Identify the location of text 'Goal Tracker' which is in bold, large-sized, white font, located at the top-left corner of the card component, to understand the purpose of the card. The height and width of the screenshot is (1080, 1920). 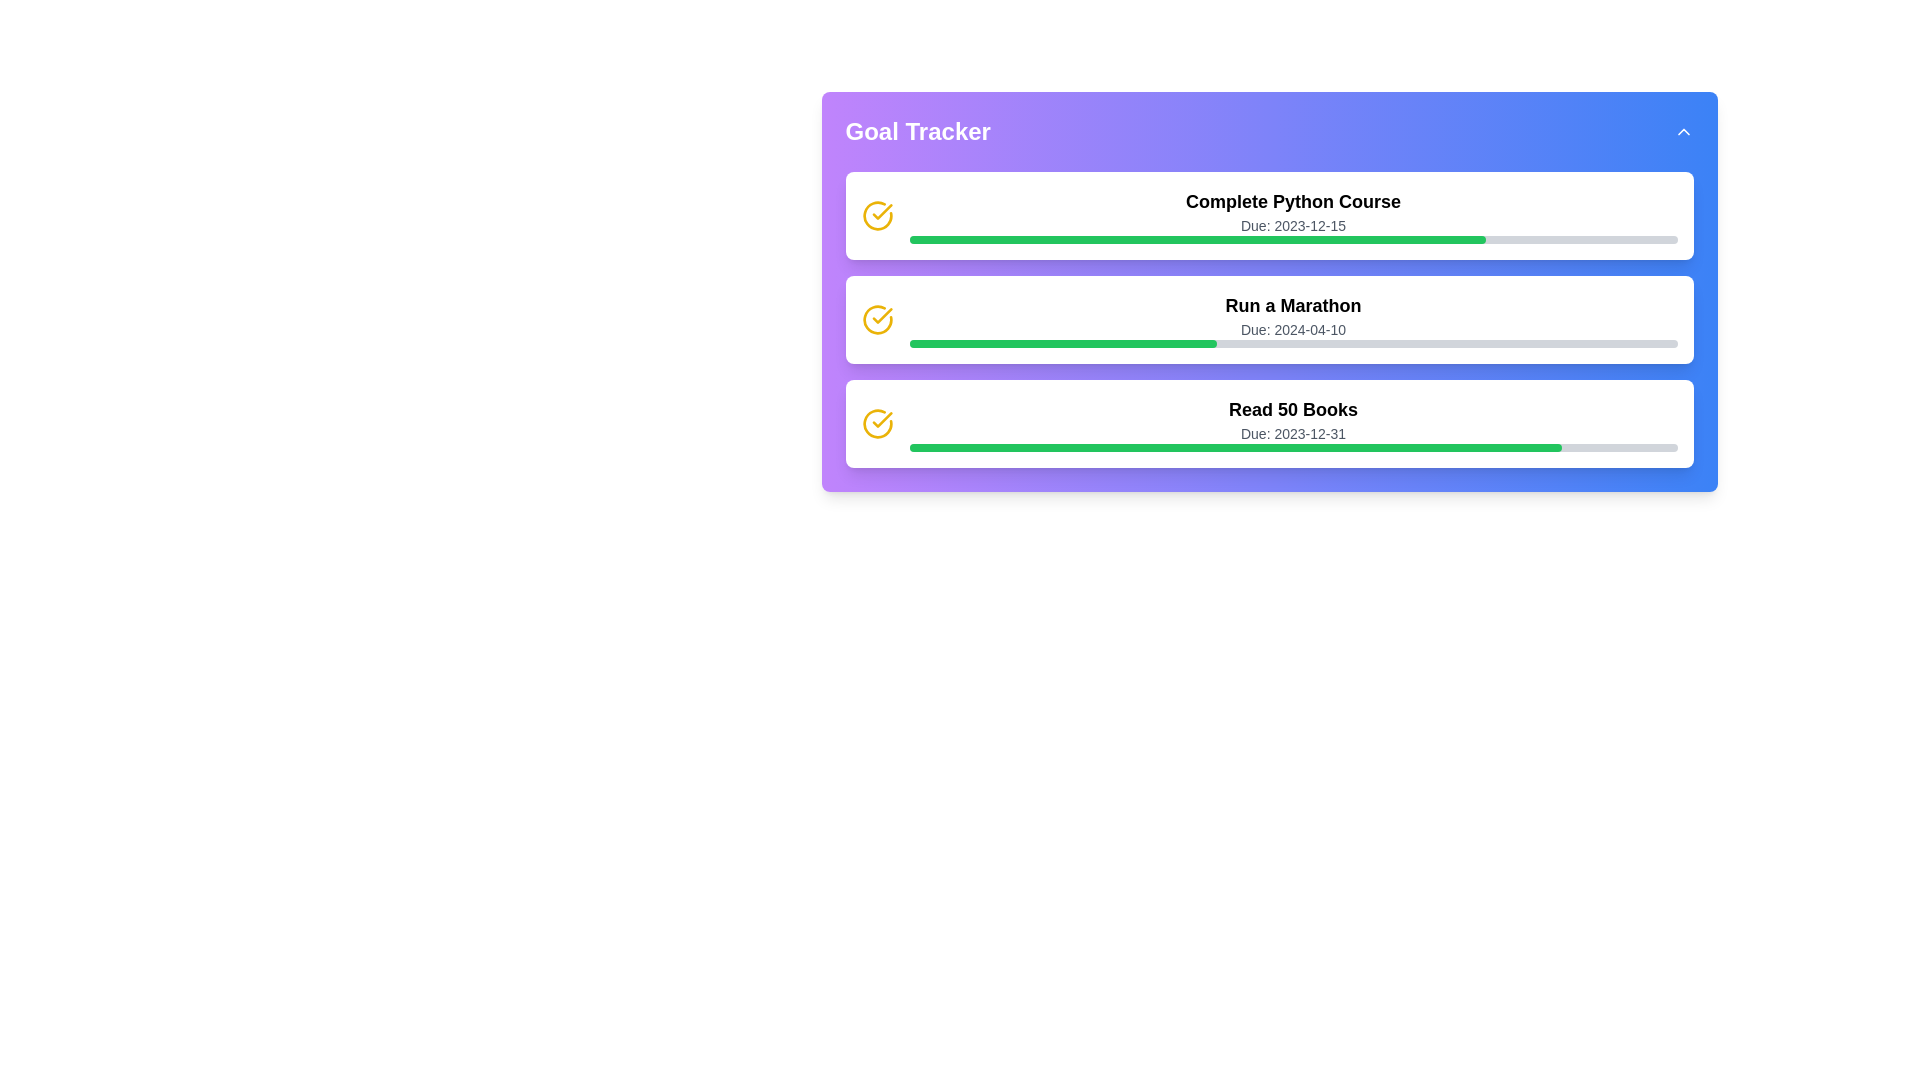
(917, 131).